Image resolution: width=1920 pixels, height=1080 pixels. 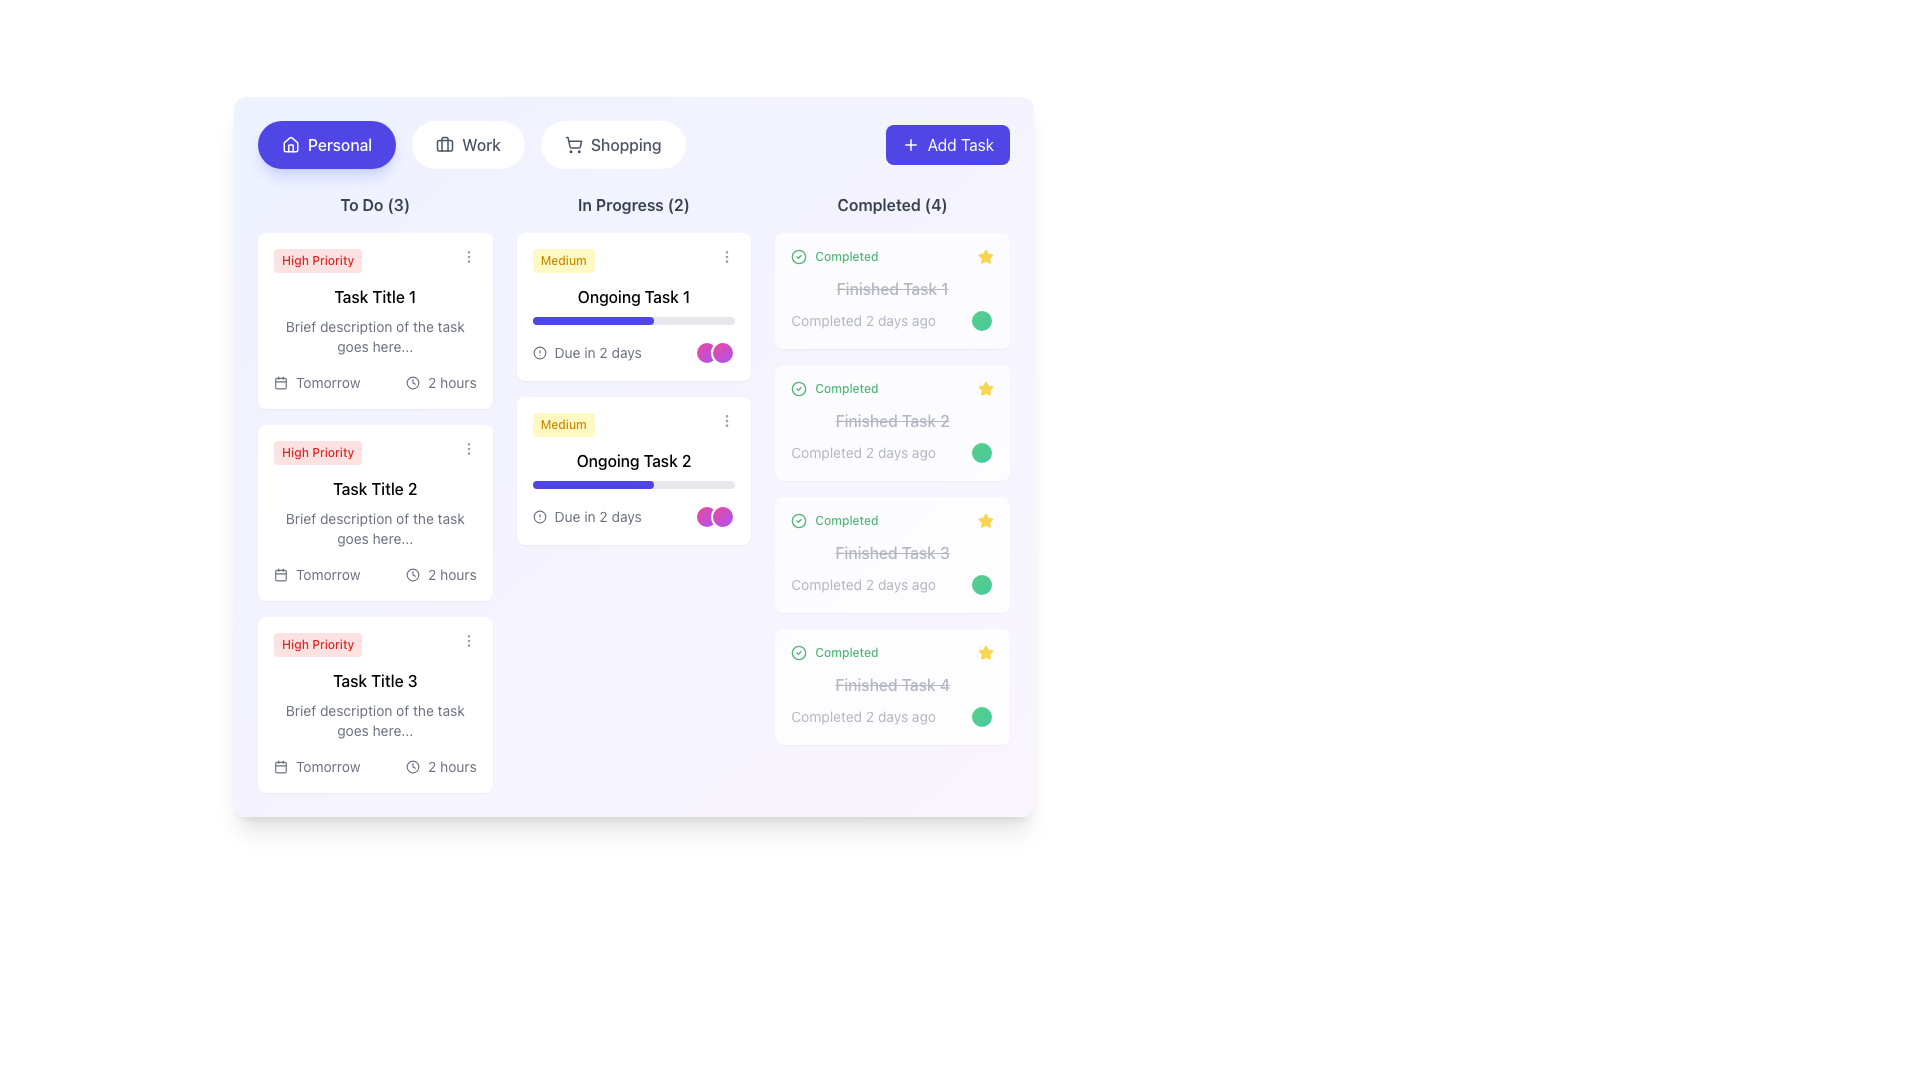 I want to click on the content of the bold yellow text label 'Medium', which indicates a priority level and is located in the top-left corner of the 'In Progress' card for 'Ongoing Task 2', so click(x=562, y=423).